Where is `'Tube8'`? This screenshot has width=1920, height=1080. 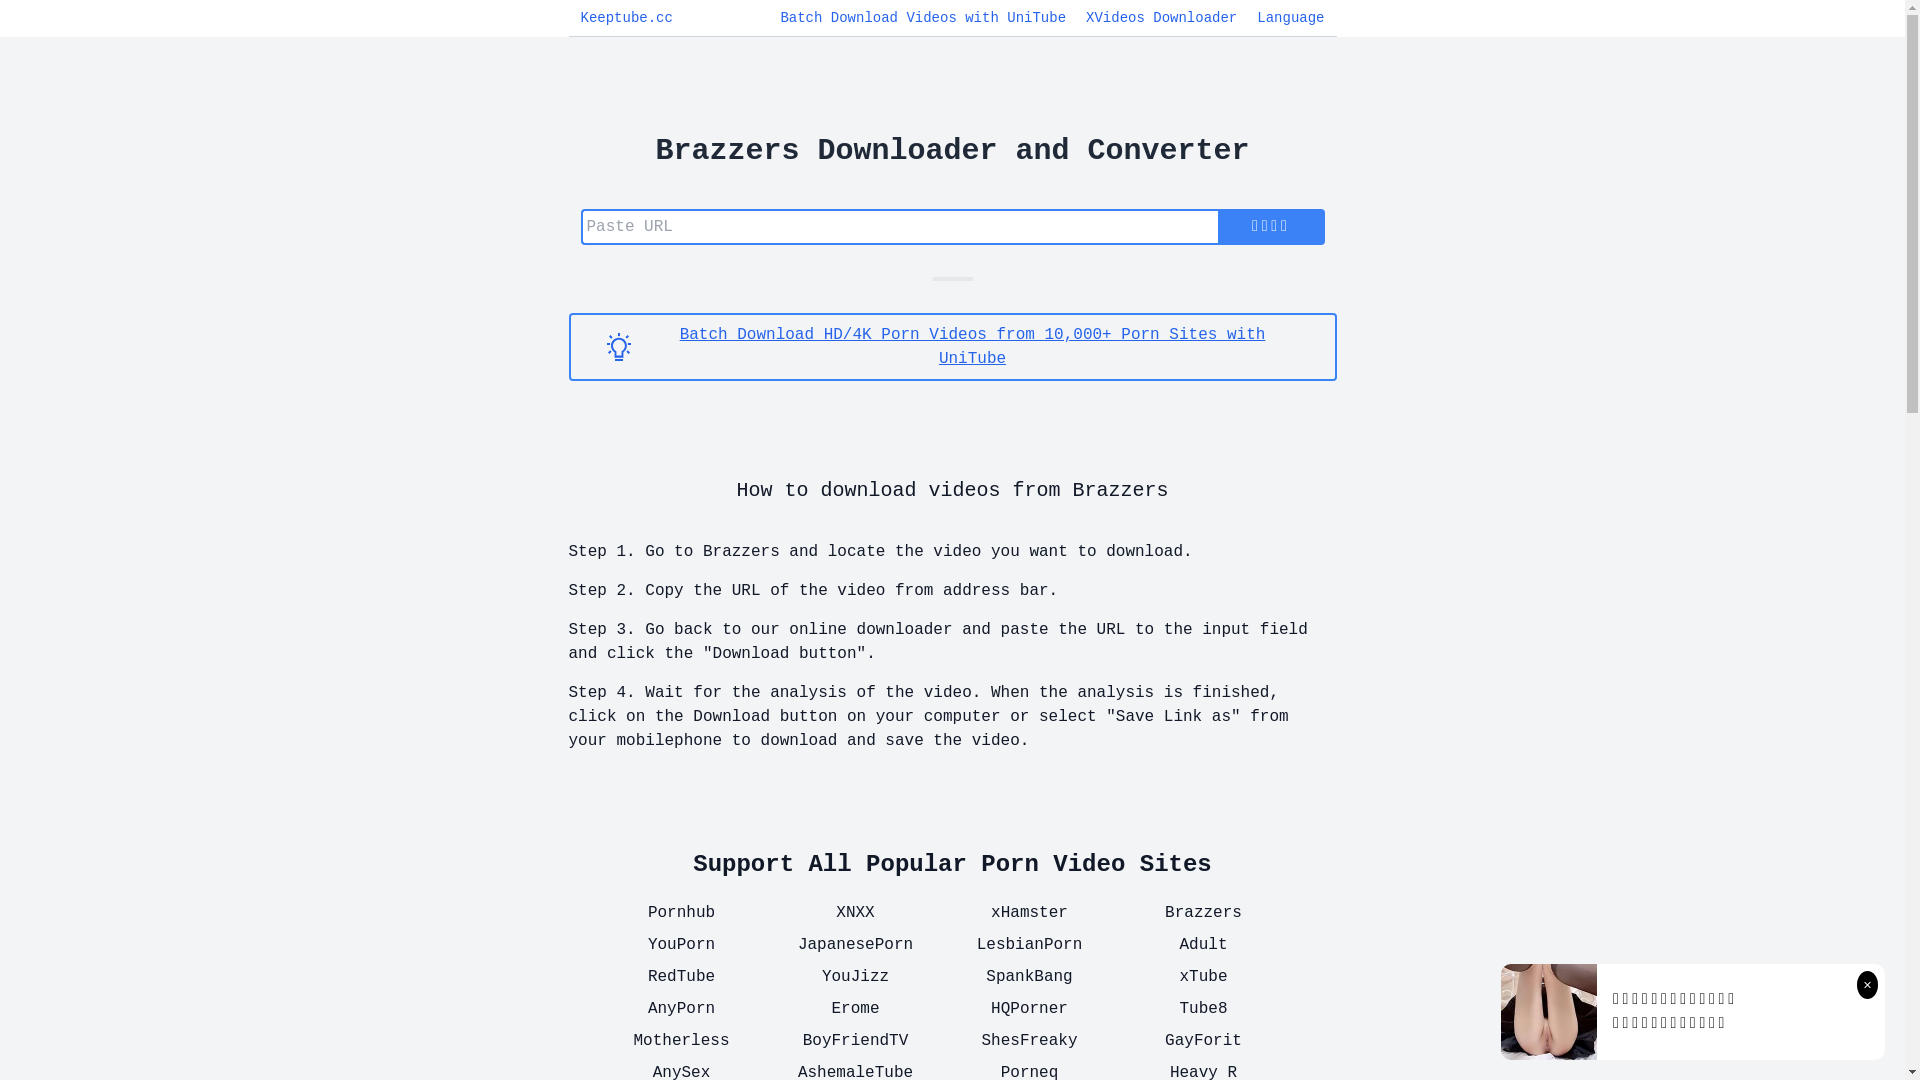 'Tube8' is located at coordinates (1202, 1009).